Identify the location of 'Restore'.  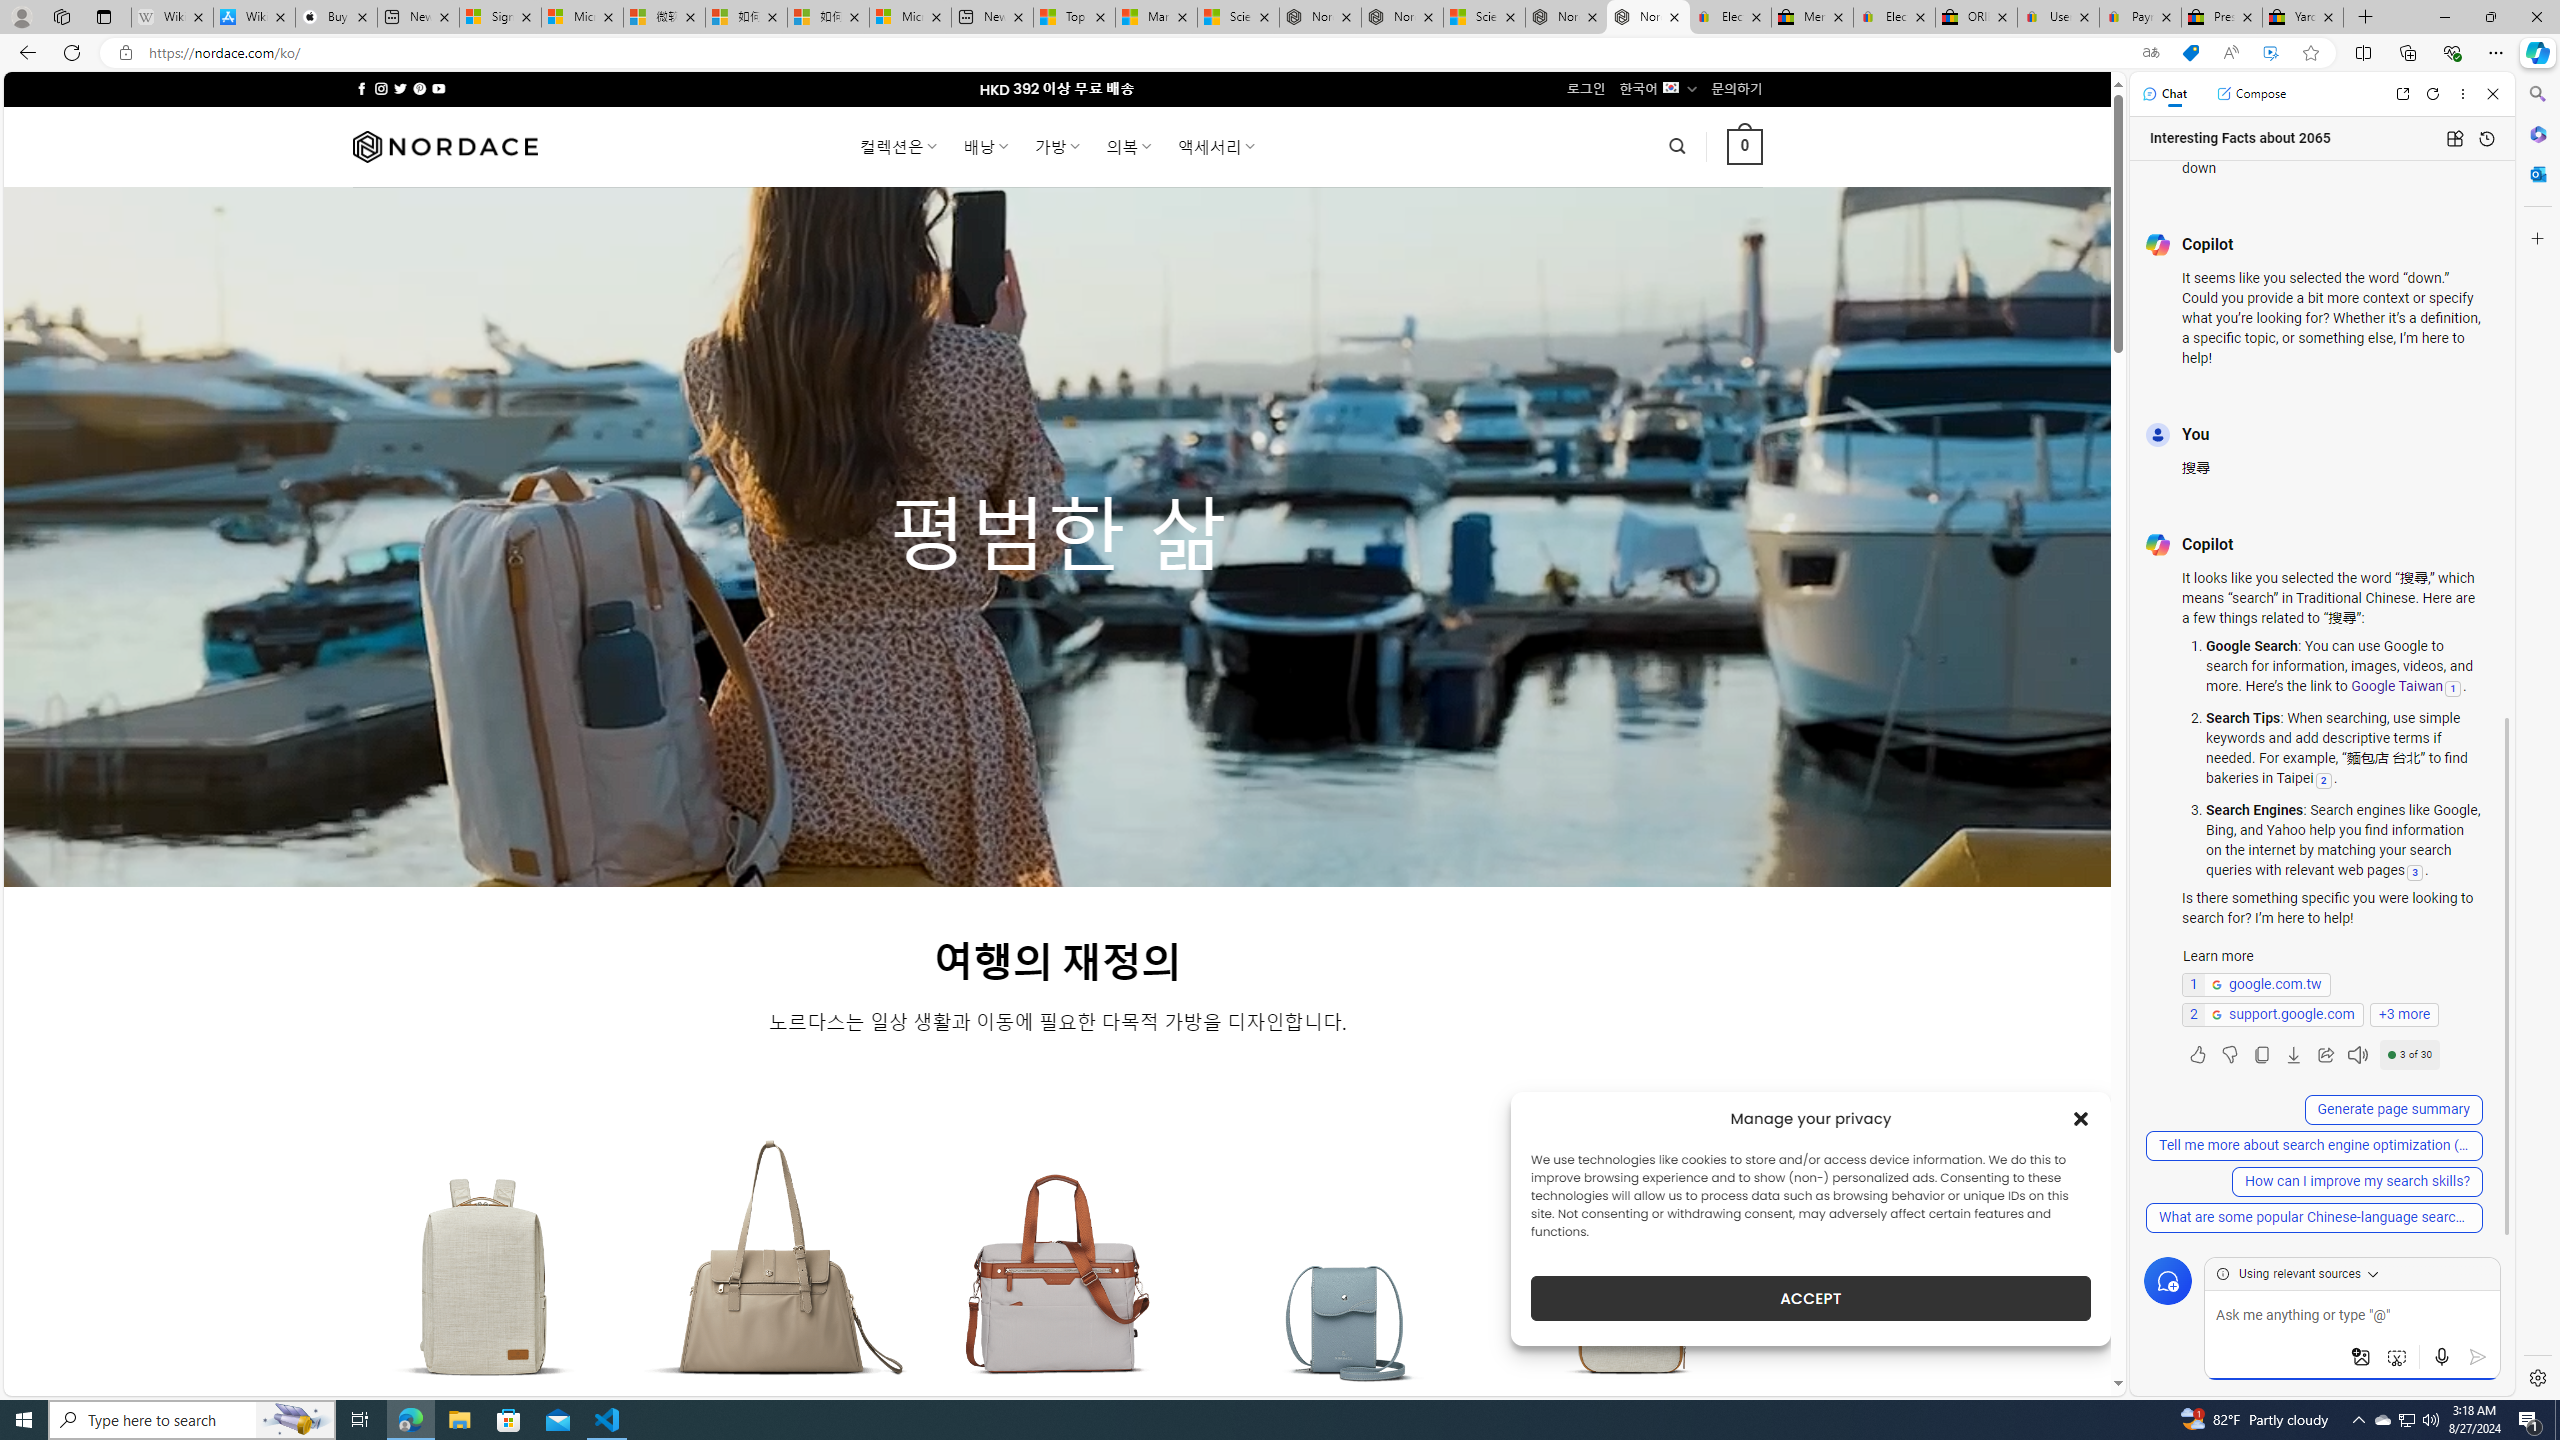
(2490, 16).